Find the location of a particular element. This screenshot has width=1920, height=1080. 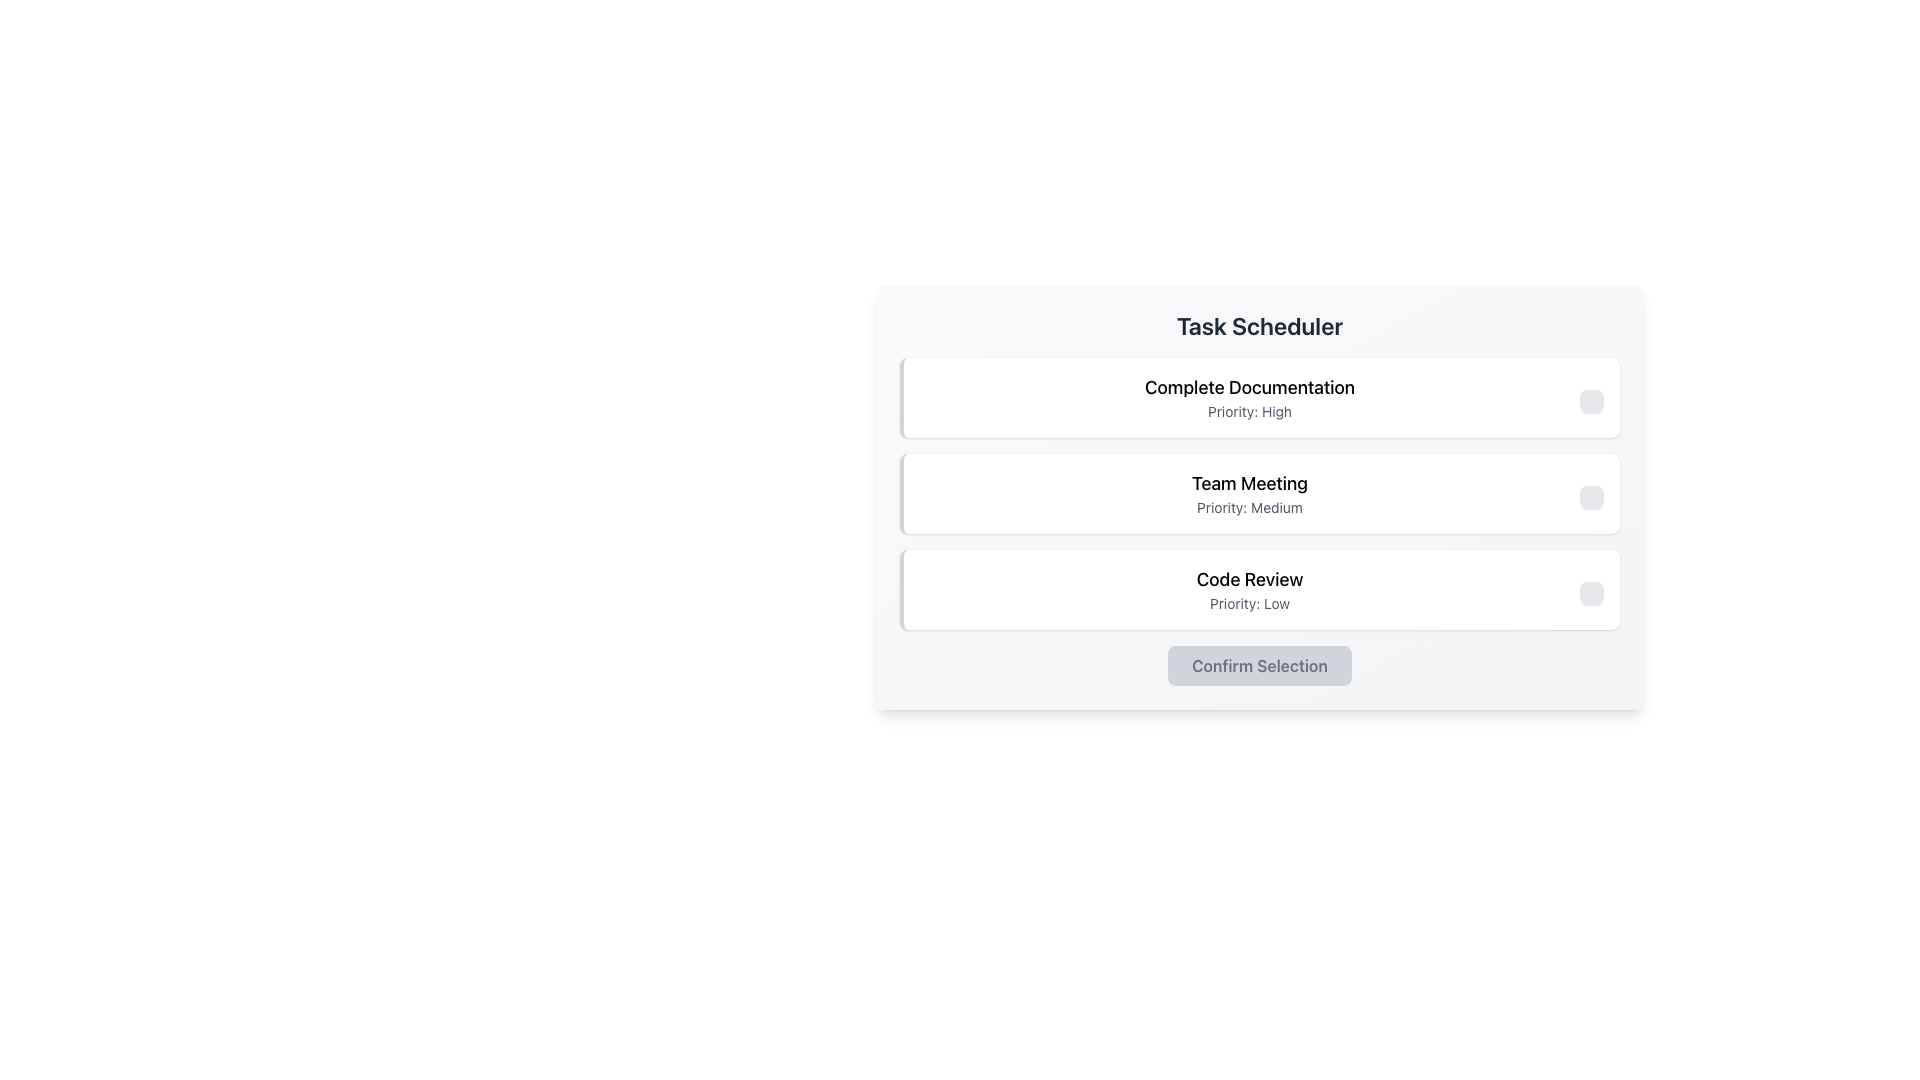

the text label indicating the priority level (High) of the task located directly under 'Complete Documentation' in the topmost task section is located at coordinates (1248, 411).